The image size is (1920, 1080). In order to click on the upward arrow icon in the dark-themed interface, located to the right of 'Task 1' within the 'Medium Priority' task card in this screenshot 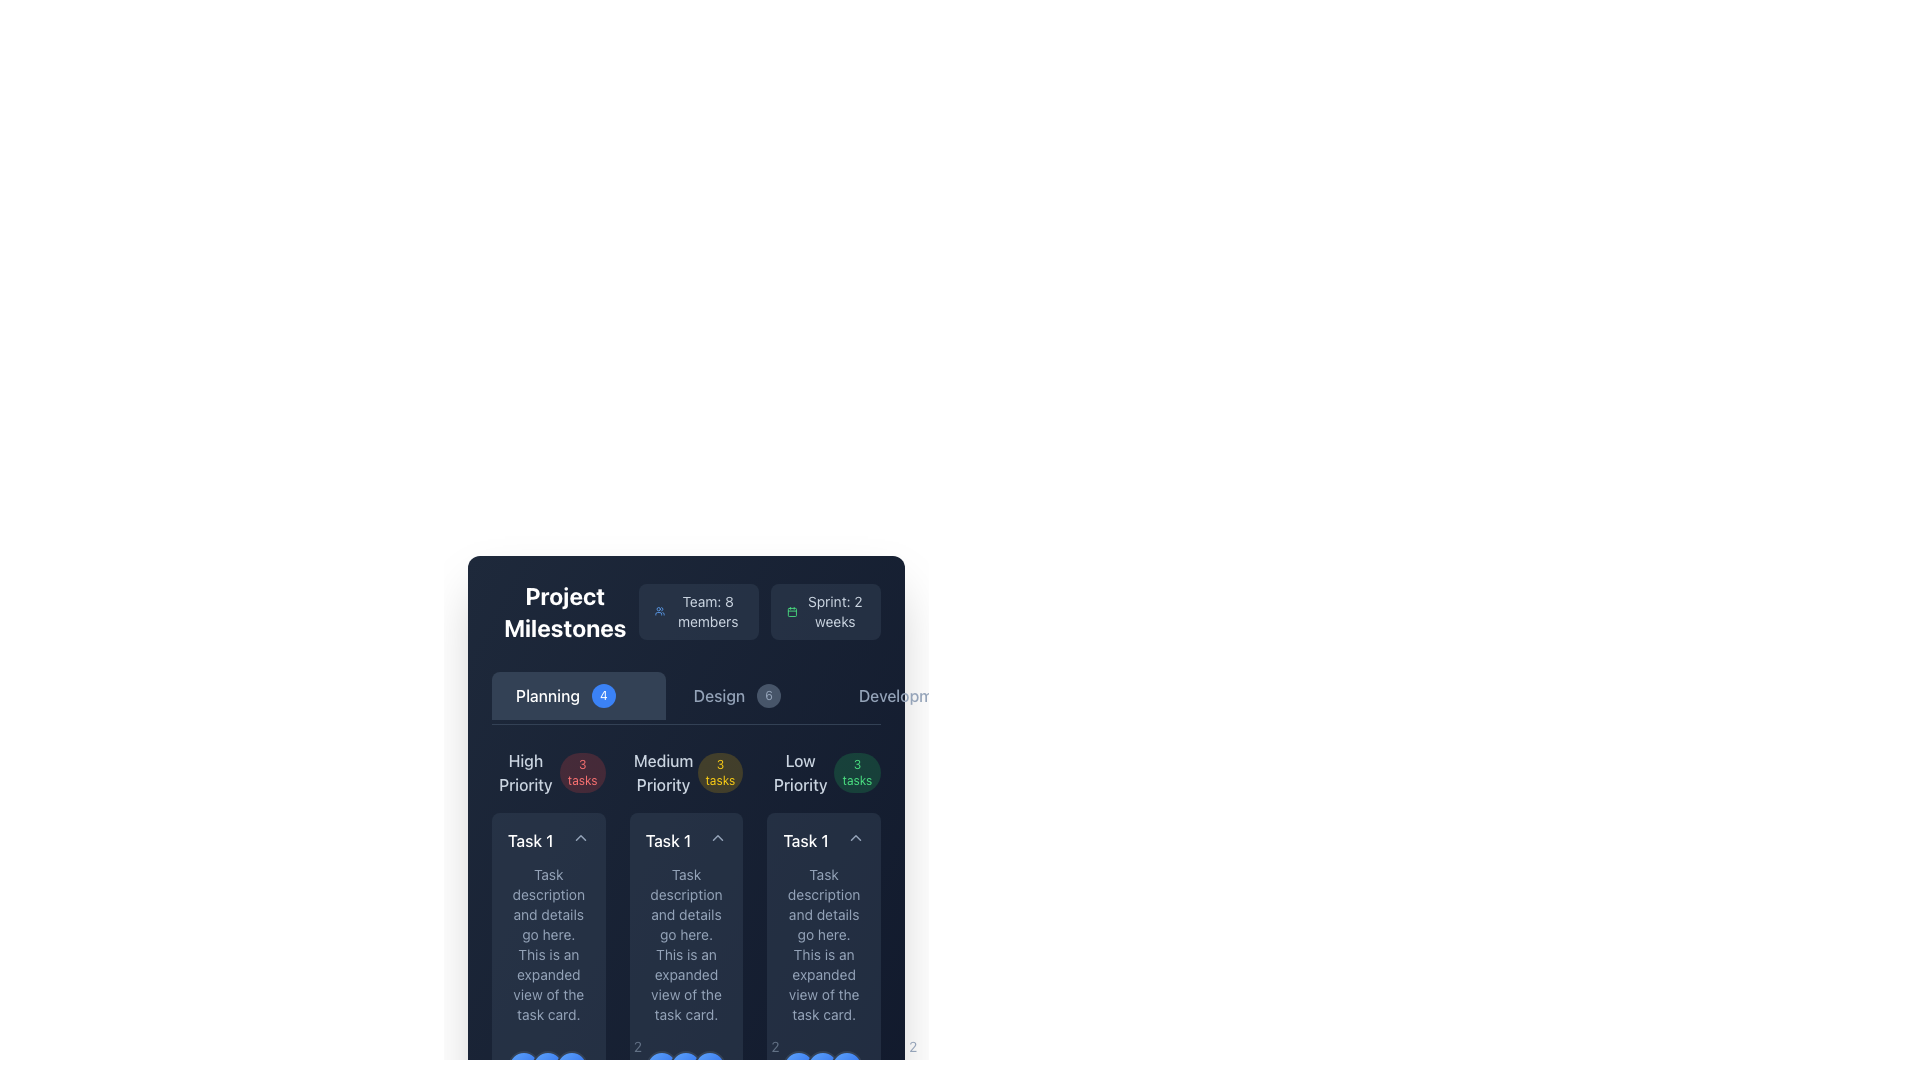, I will do `click(718, 837)`.